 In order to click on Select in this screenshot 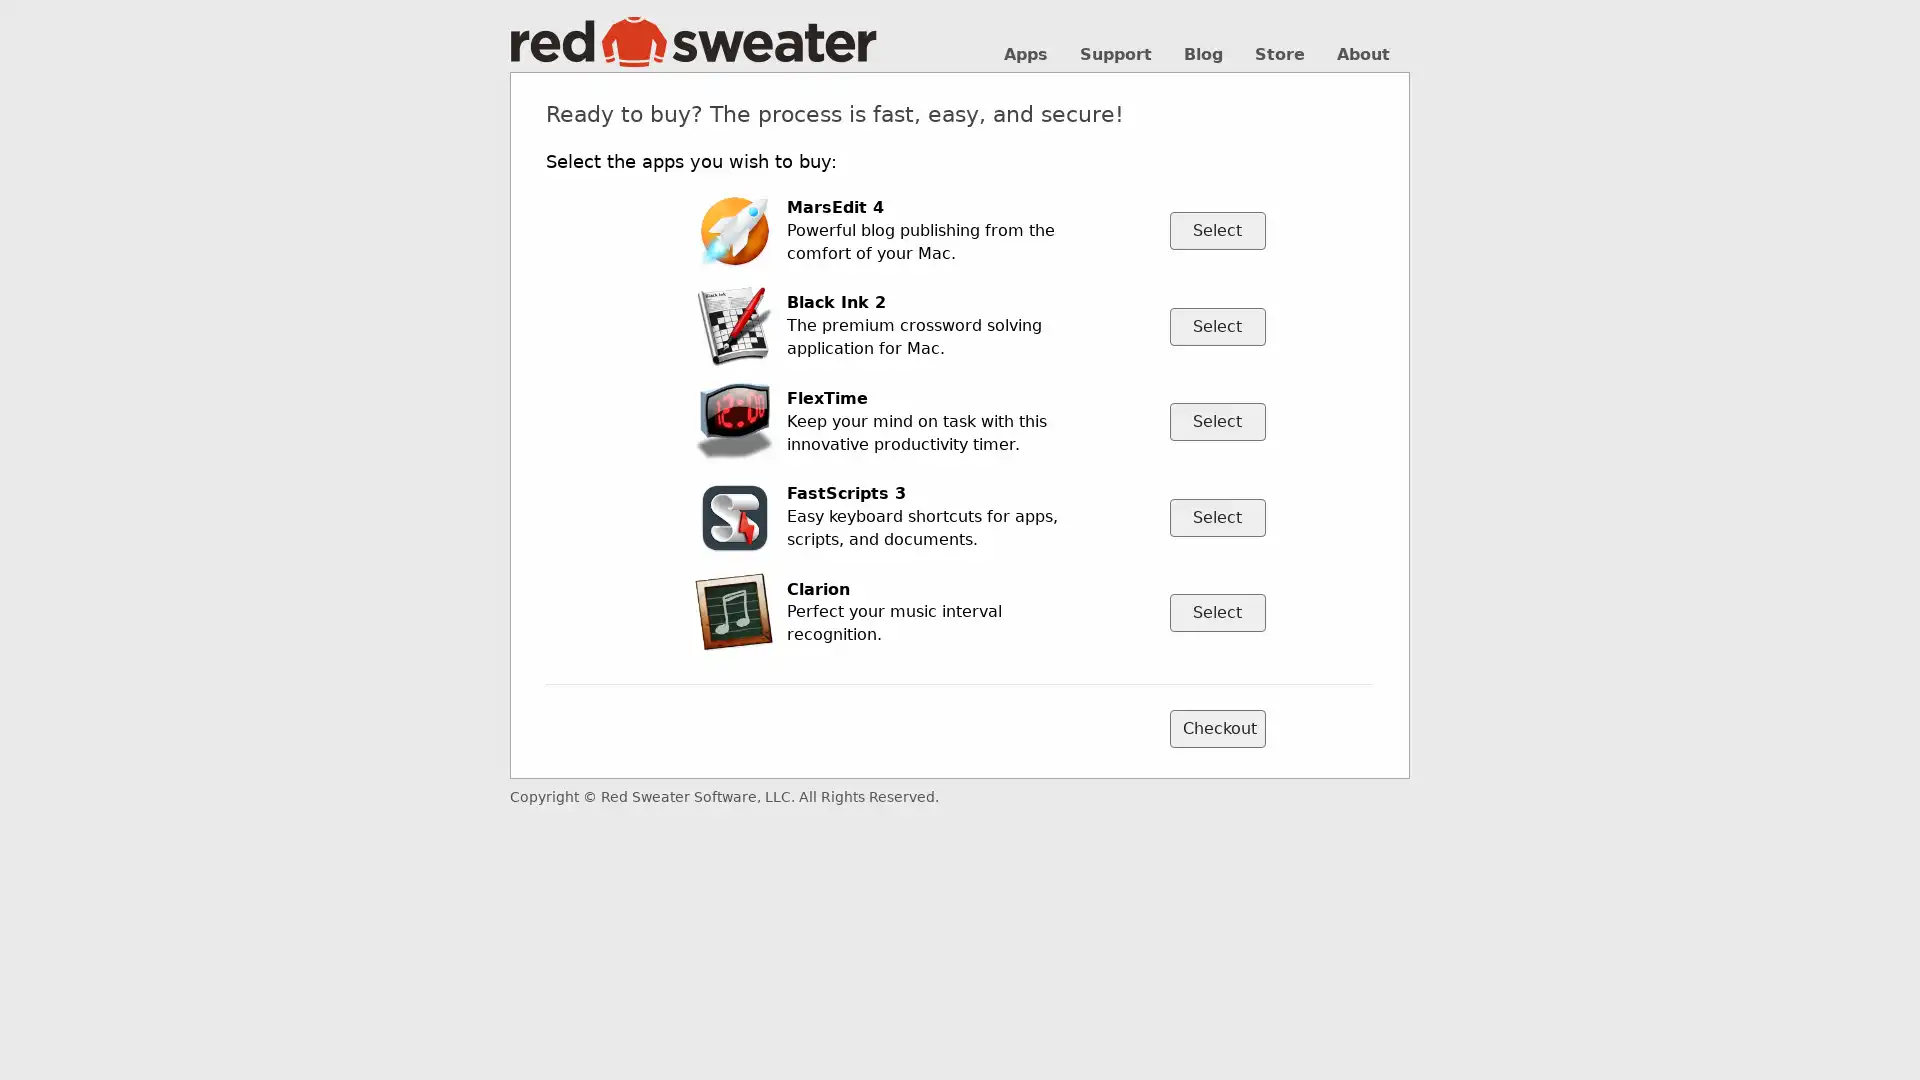, I will do `click(1216, 611)`.